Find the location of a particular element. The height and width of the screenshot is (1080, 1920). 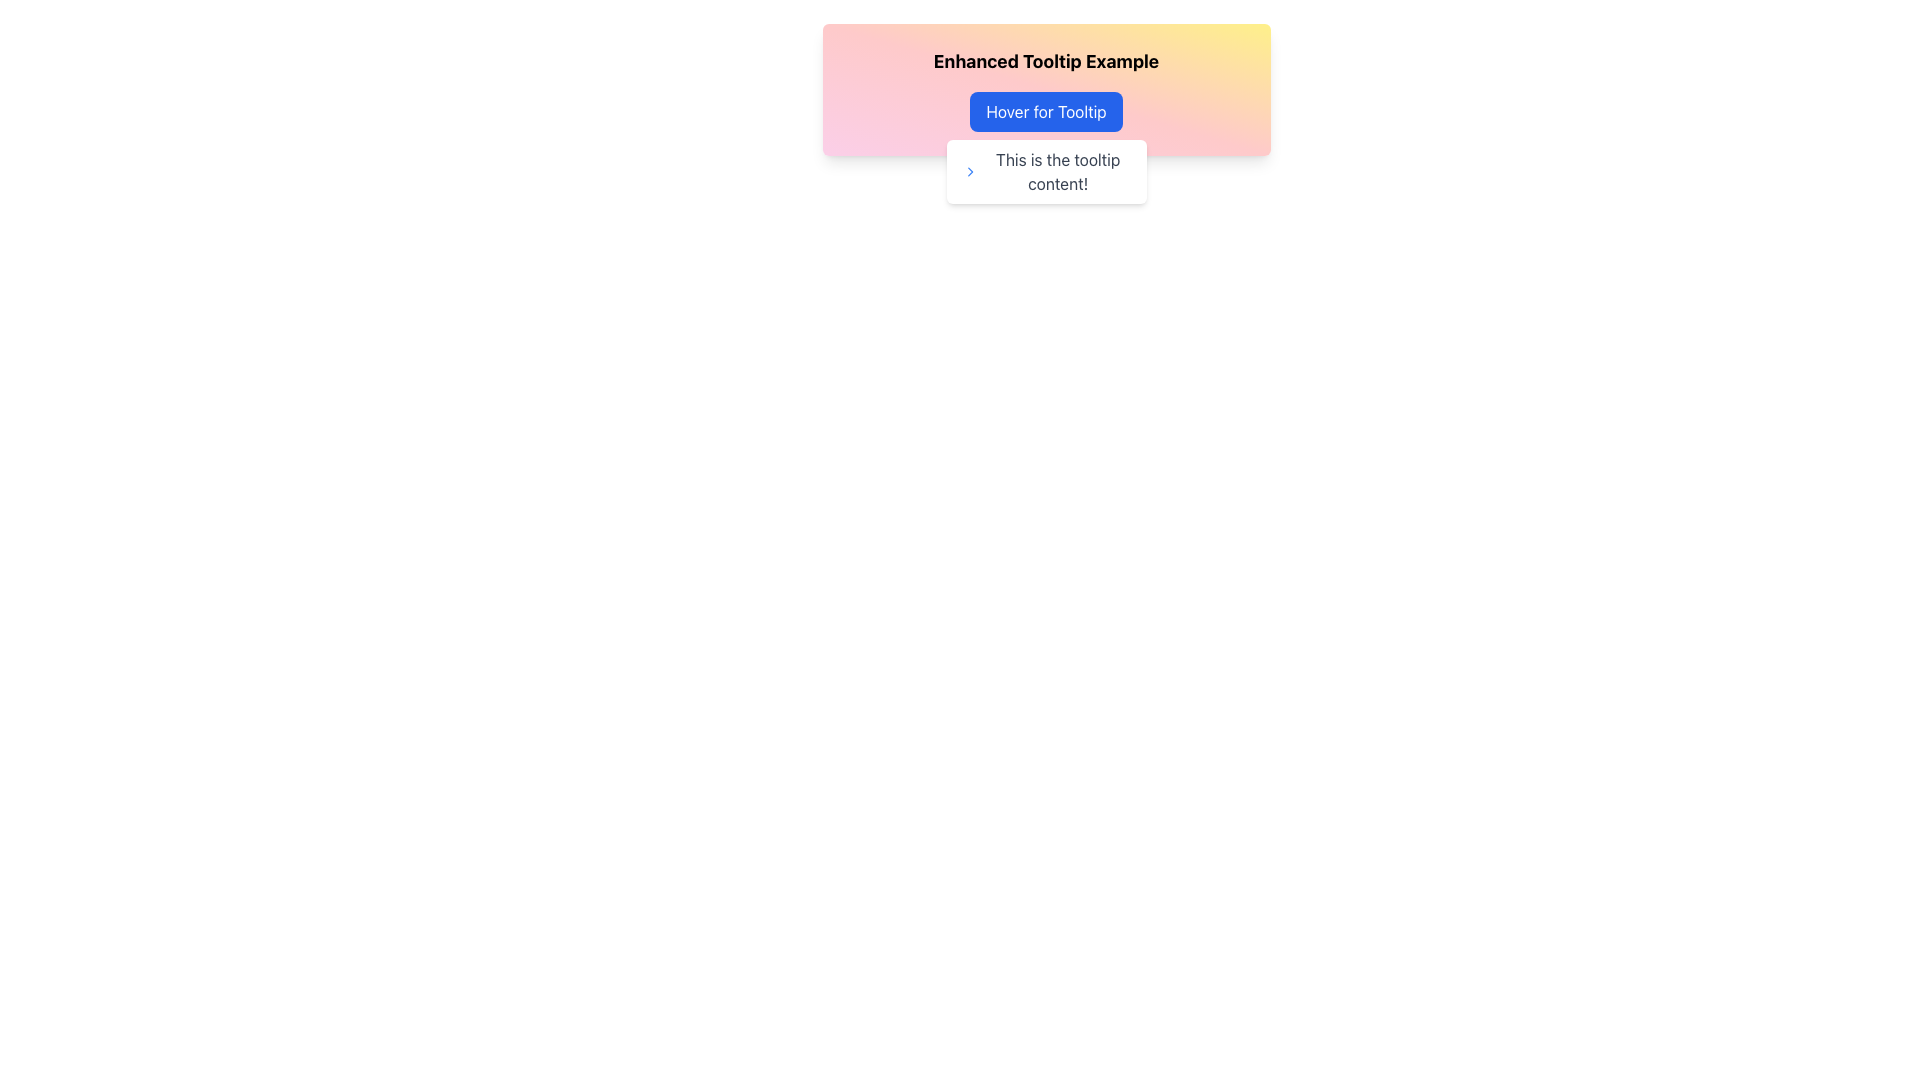

the tooltip that provides additional context or information, positioned directly below the button labeled 'Hover for Tooltip' is located at coordinates (1045, 171).